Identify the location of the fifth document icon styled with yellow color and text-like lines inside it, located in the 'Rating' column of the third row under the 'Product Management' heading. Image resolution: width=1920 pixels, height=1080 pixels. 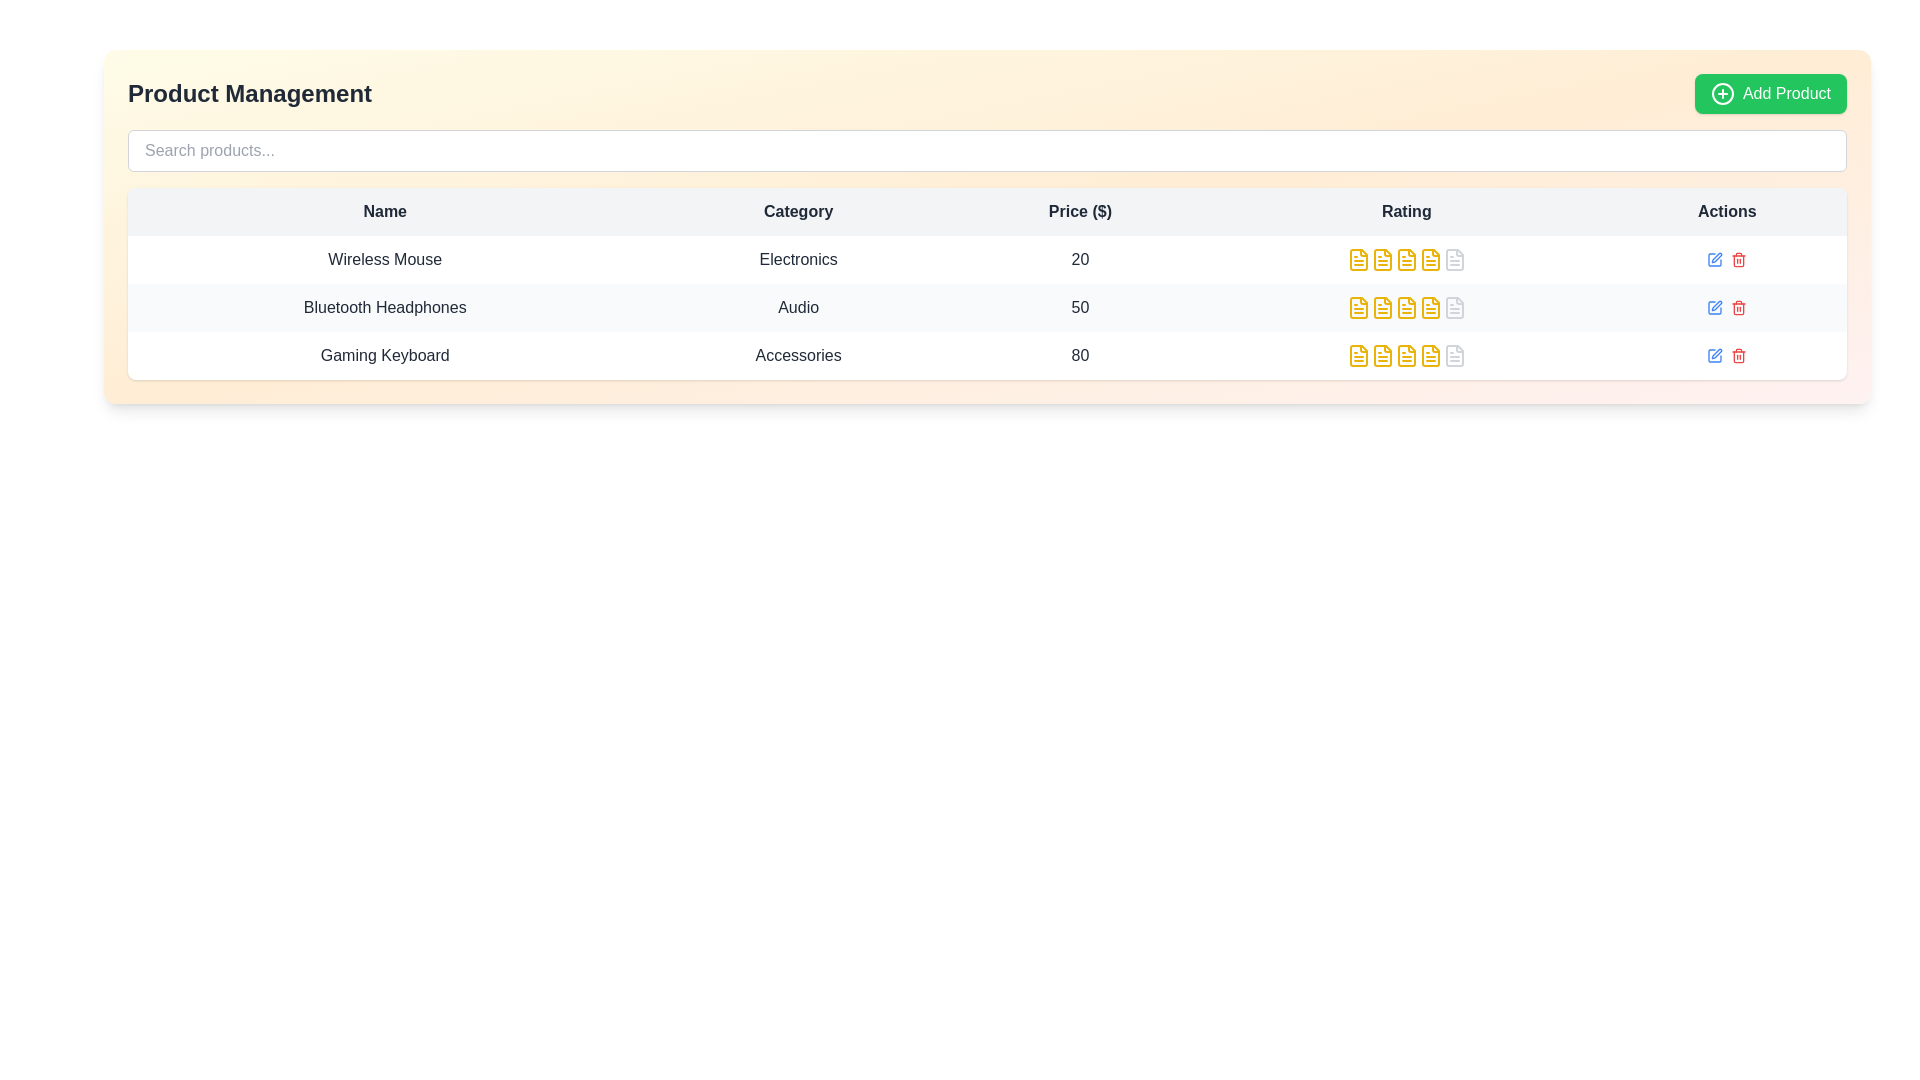
(1429, 354).